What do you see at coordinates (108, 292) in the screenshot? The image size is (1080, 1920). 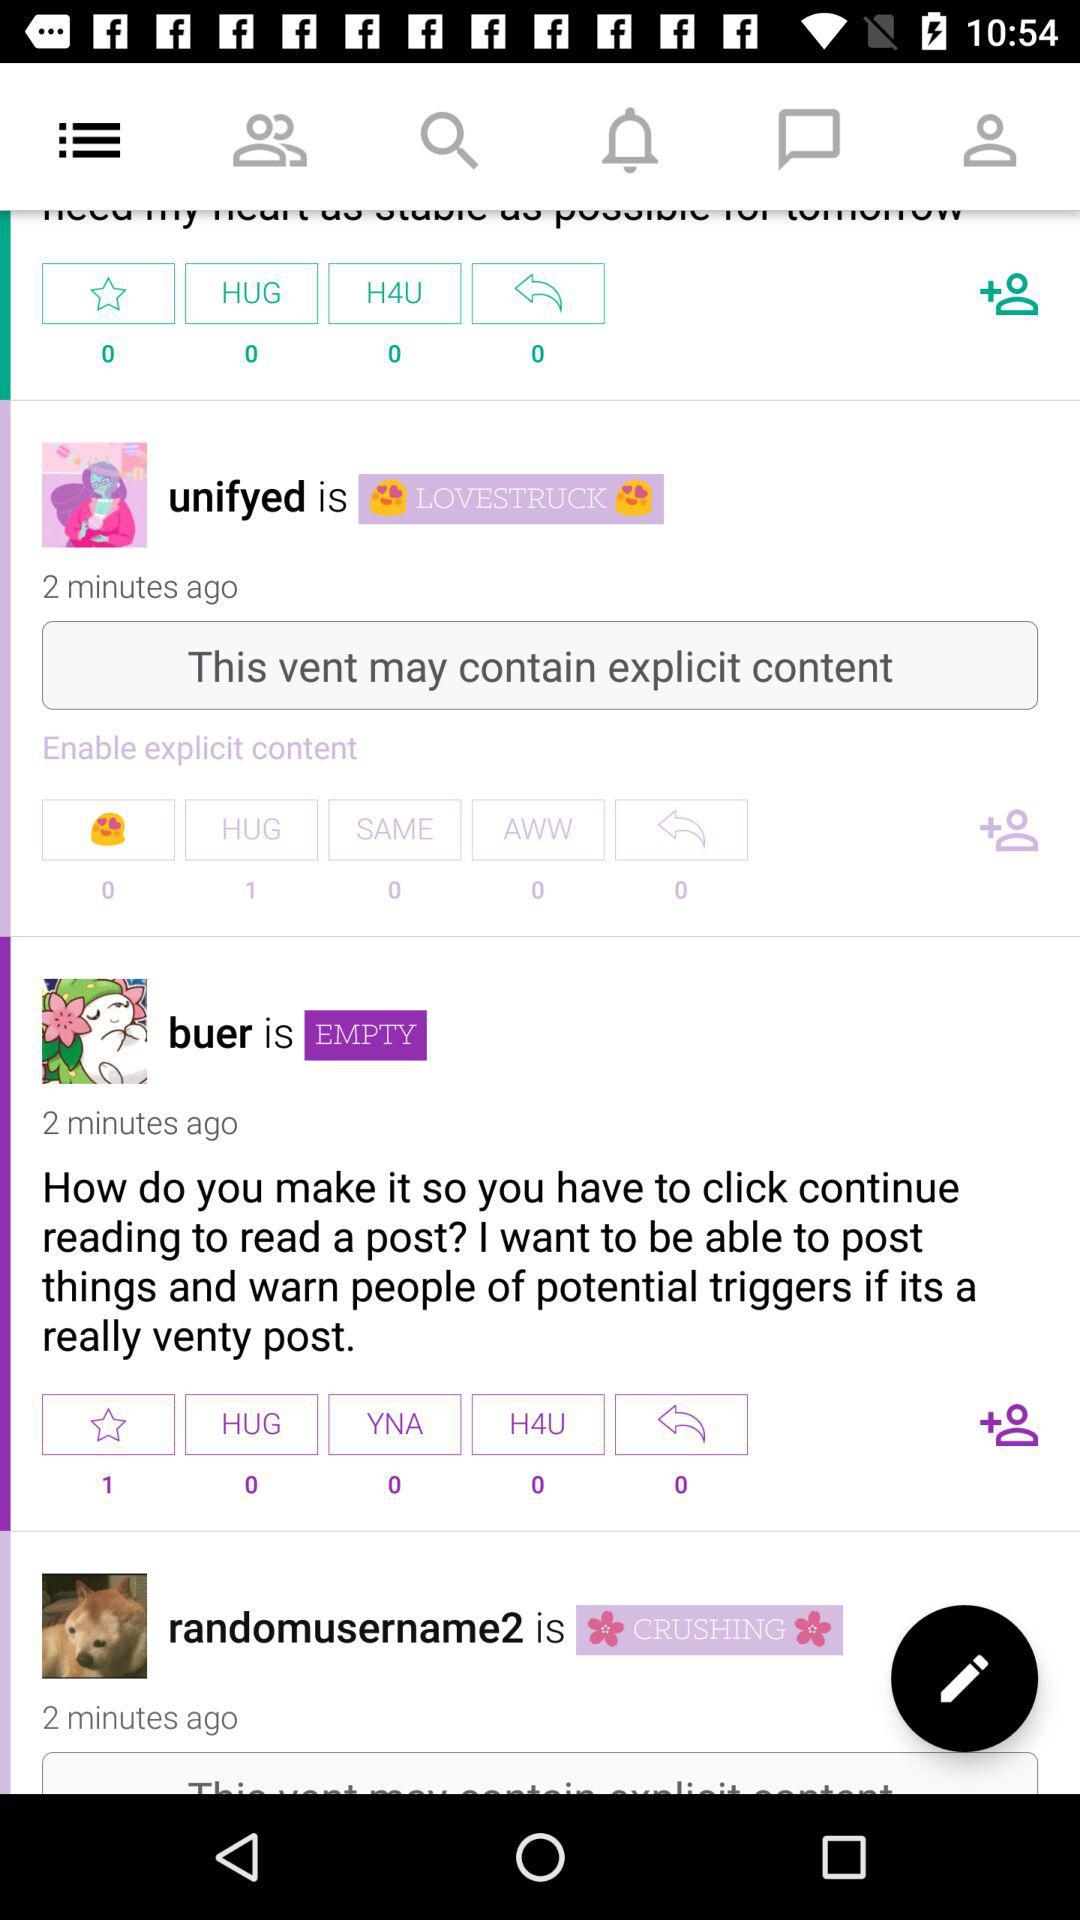 I see `app to the left of hug` at bounding box center [108, 292].